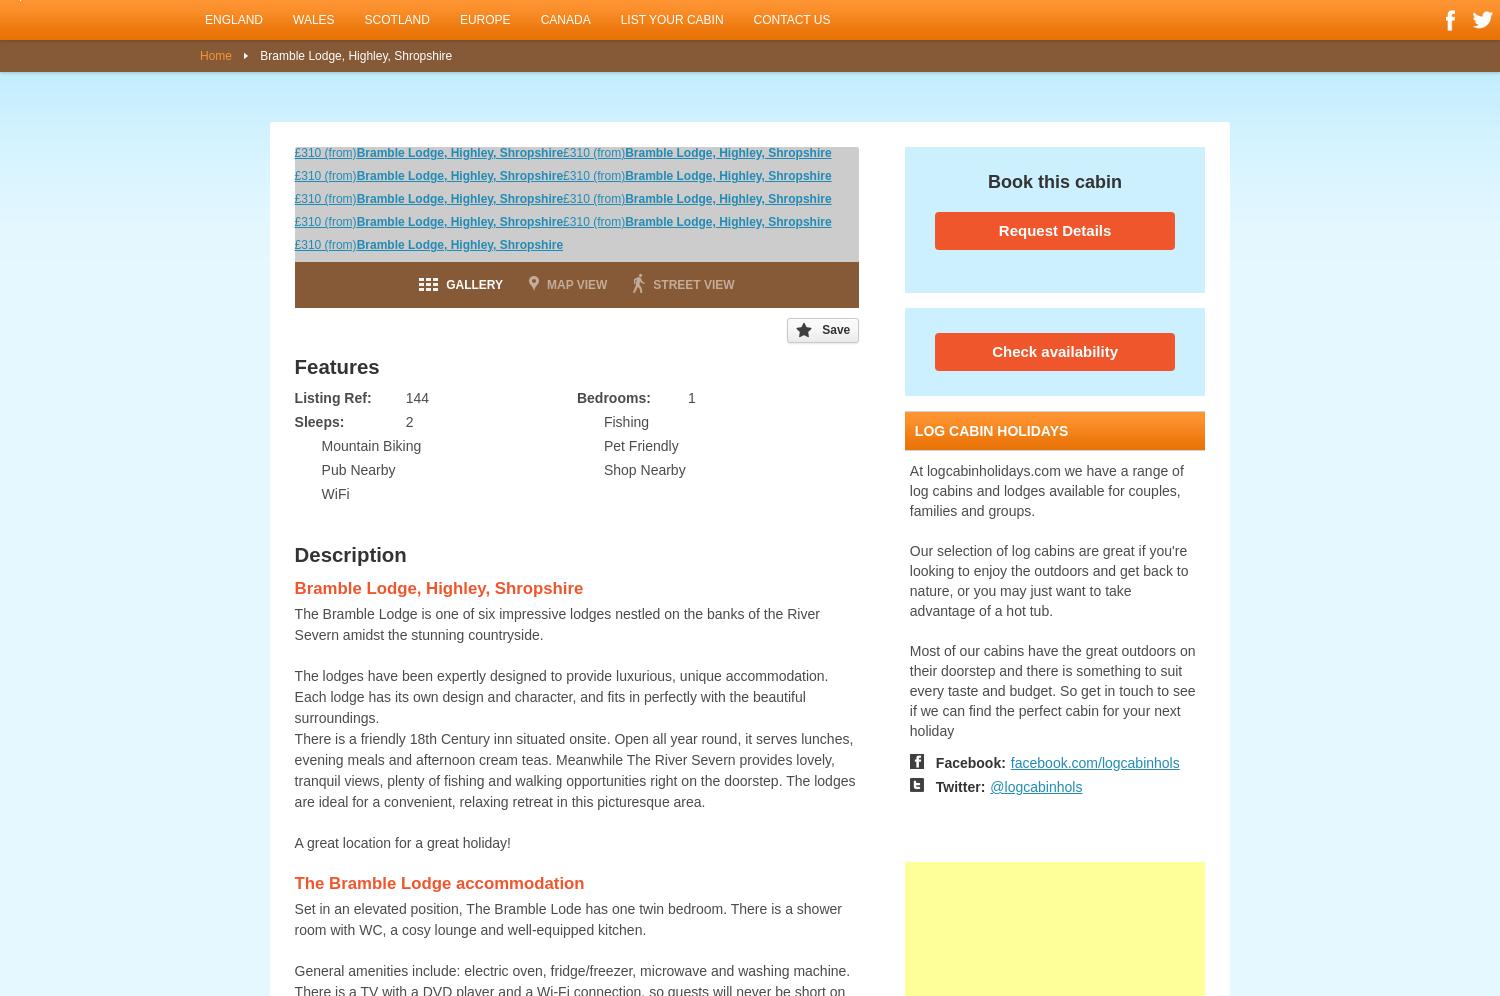  Describe the element at coordinates (566, 919) in the screenshot. I see `'Set in an elevated position, The Bramble Lode has one twin bedroom. There is a shower room with WC, a cosy lounge and well-equipped kitchen.'` at that location.